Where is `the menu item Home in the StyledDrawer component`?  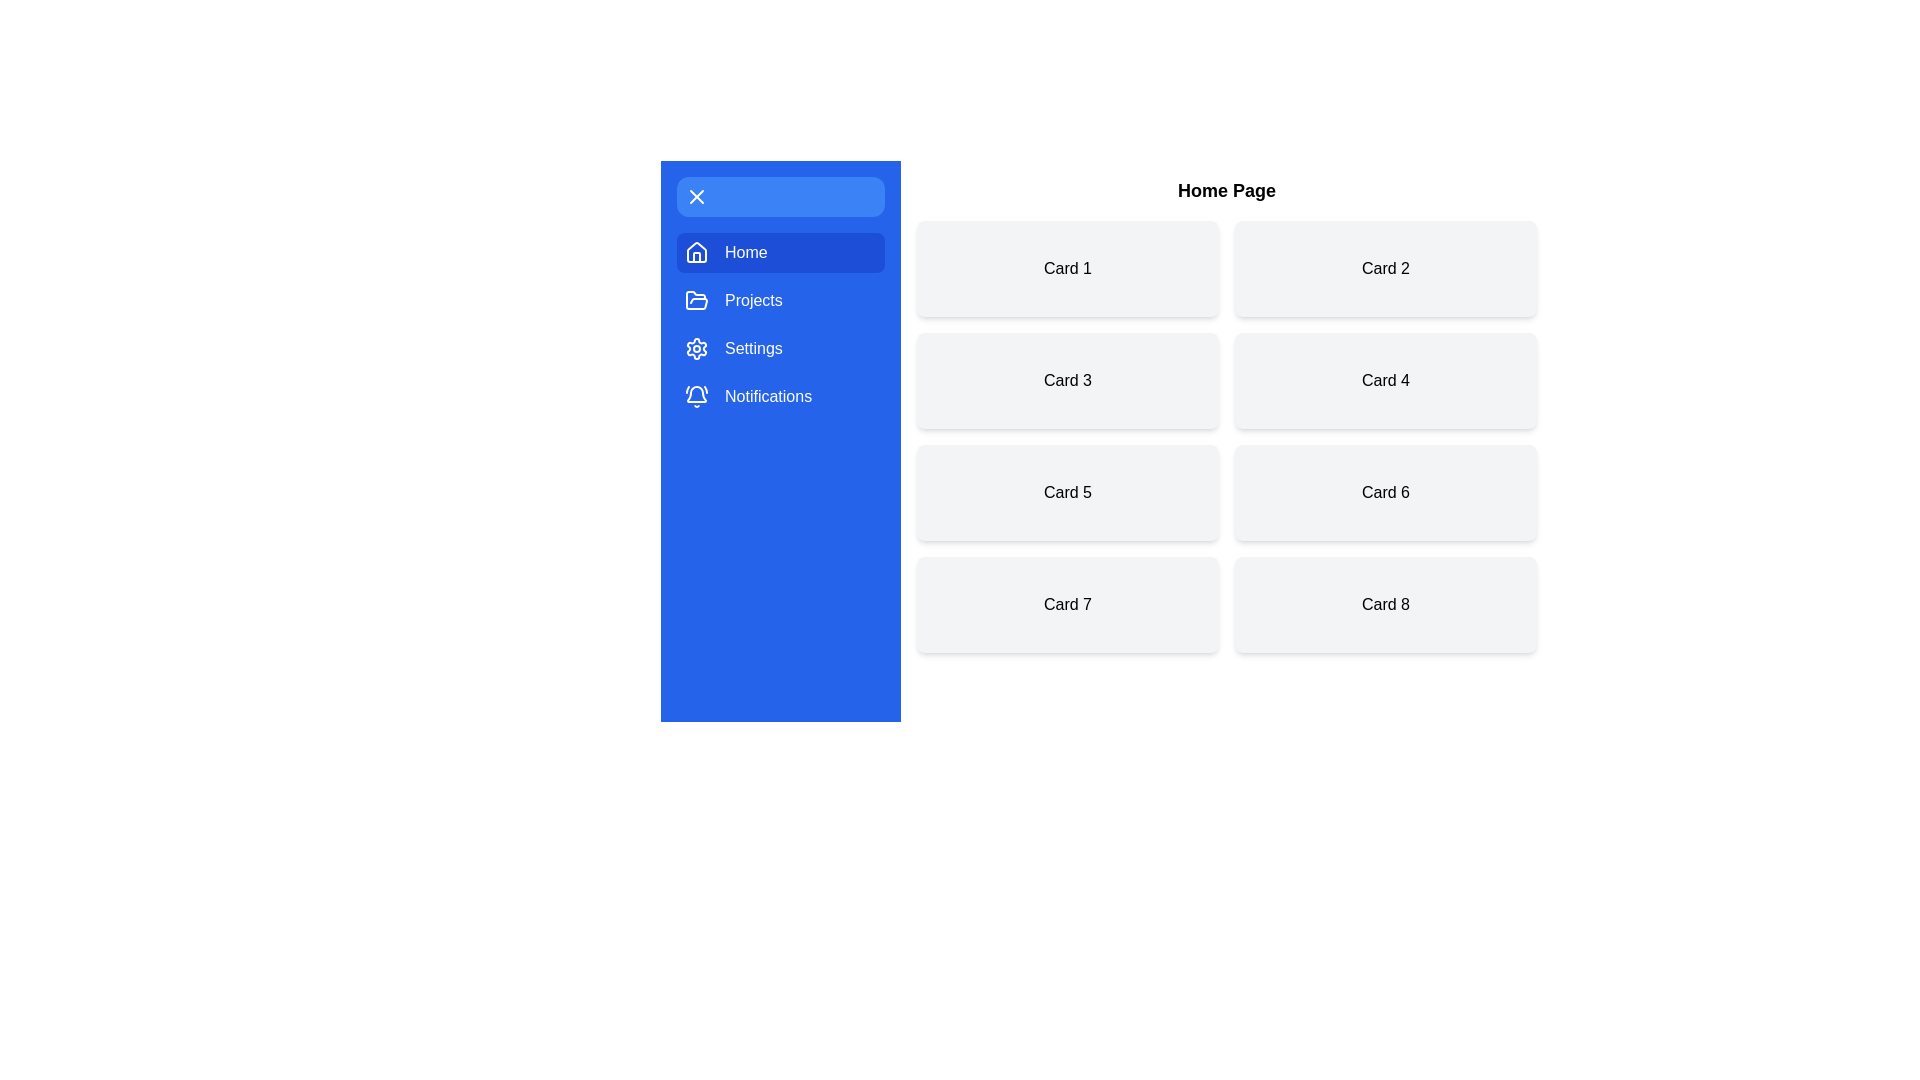
the menu item Home in the StyledDrawer component is located at coordinates (780, 252).